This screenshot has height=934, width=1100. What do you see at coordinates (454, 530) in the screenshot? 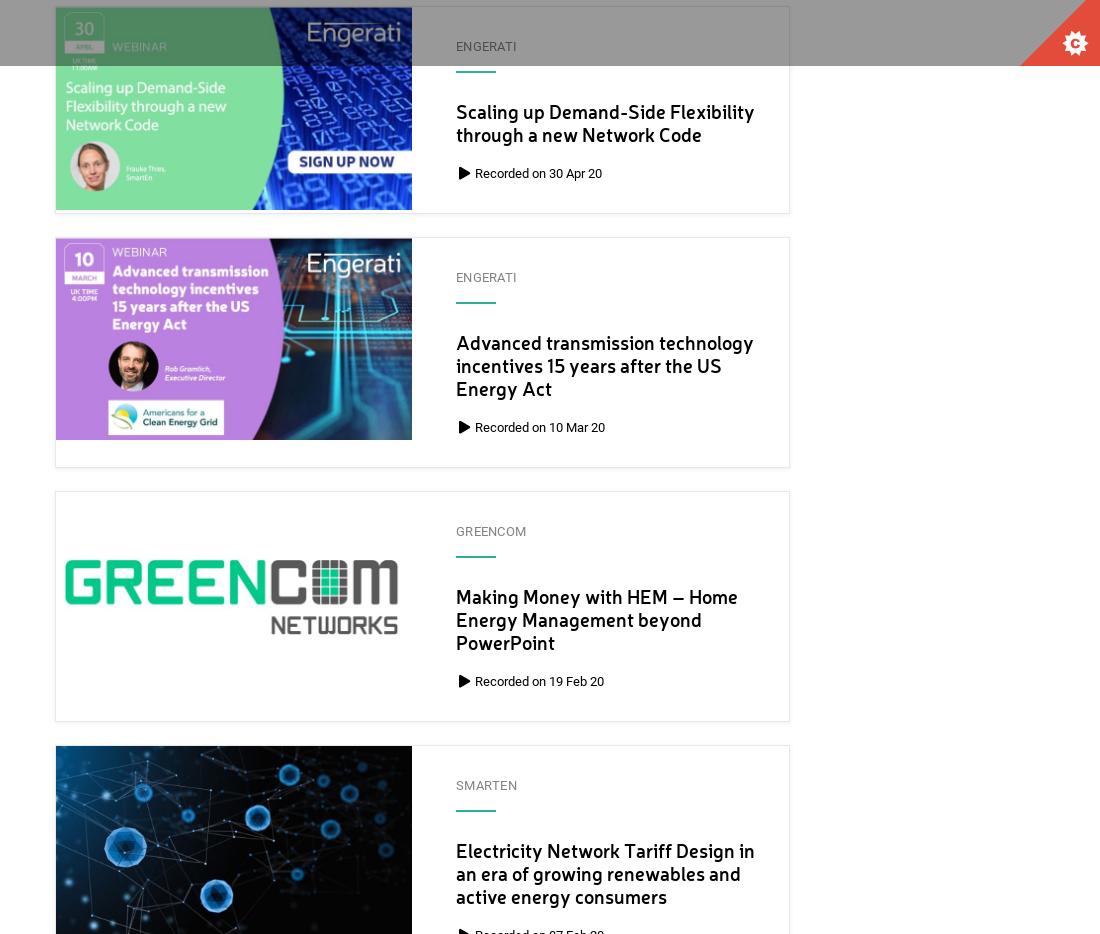
I see `'GreenCom'` at bounding box center [454, 530].